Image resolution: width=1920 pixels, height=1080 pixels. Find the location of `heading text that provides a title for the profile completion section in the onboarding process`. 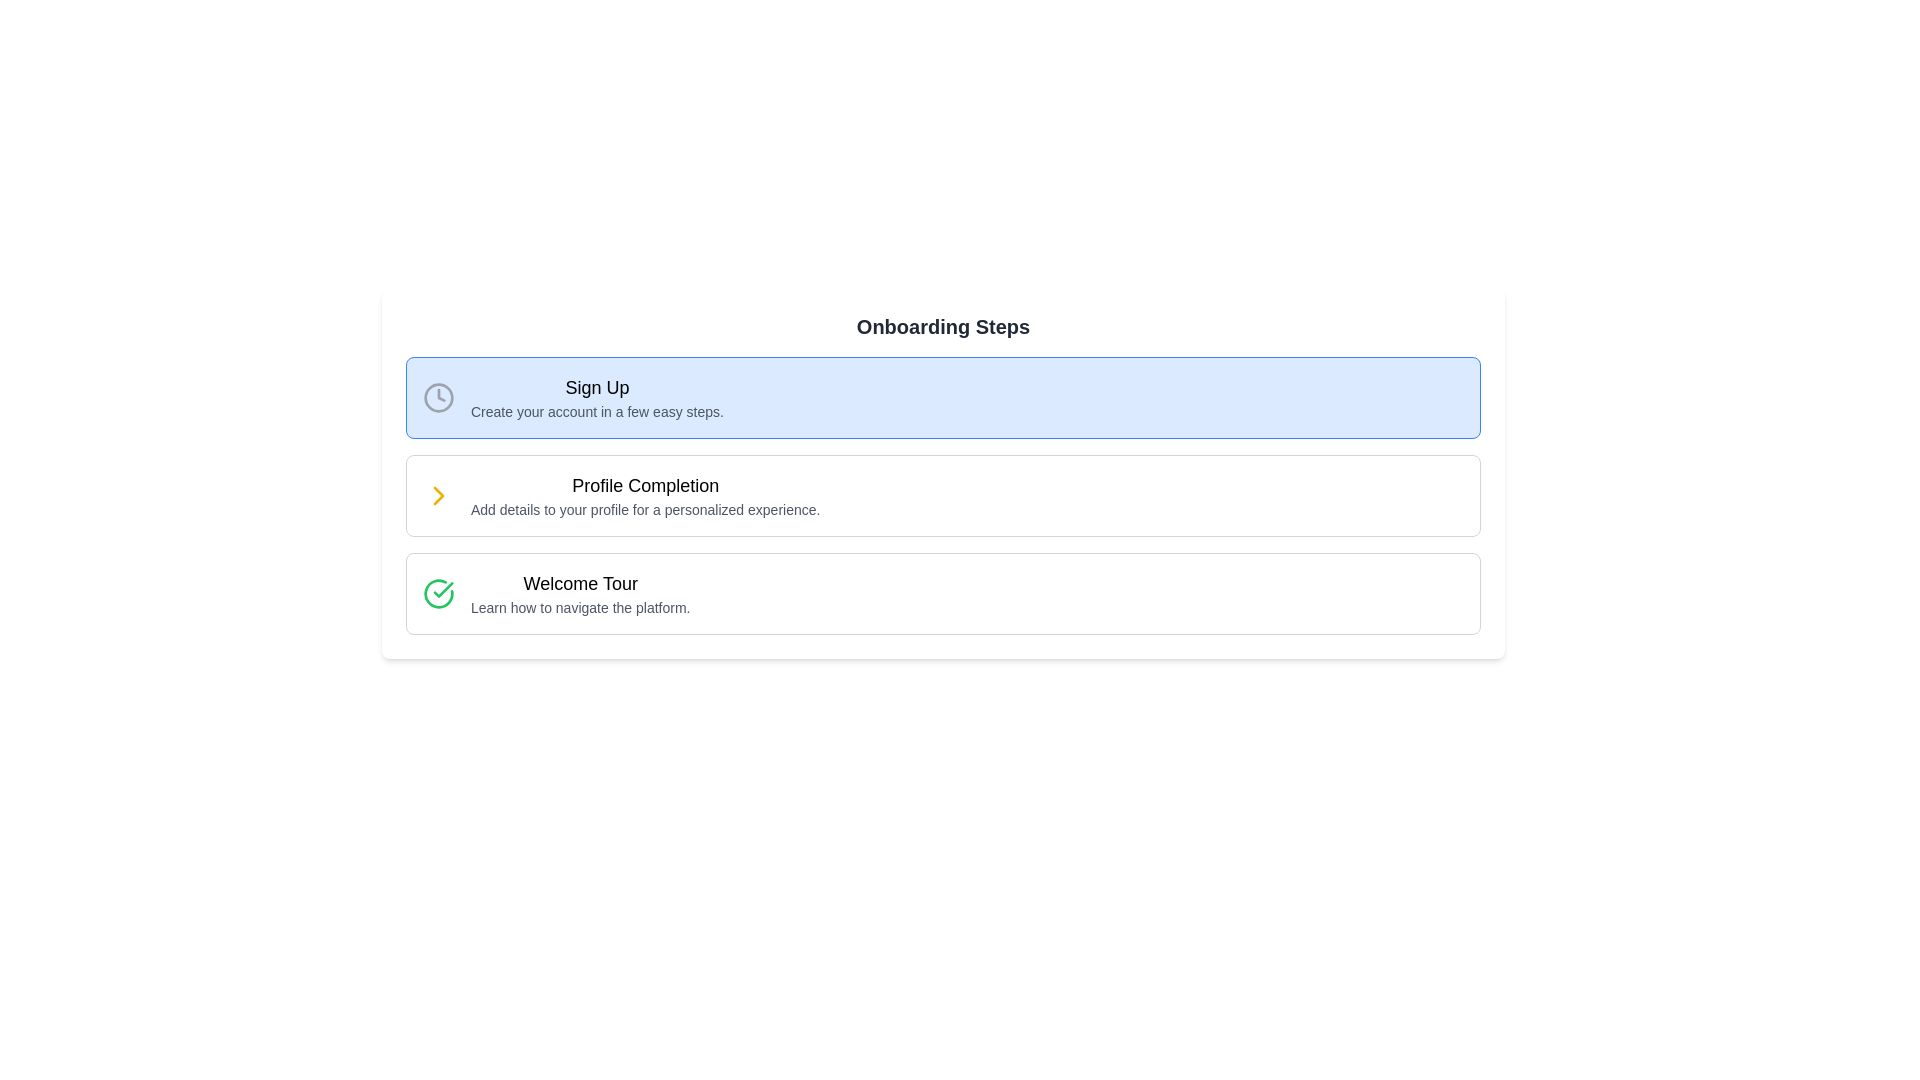

heading text that provides a title for the profile completion section in the onboarding process is located at coordinates (645, 486).